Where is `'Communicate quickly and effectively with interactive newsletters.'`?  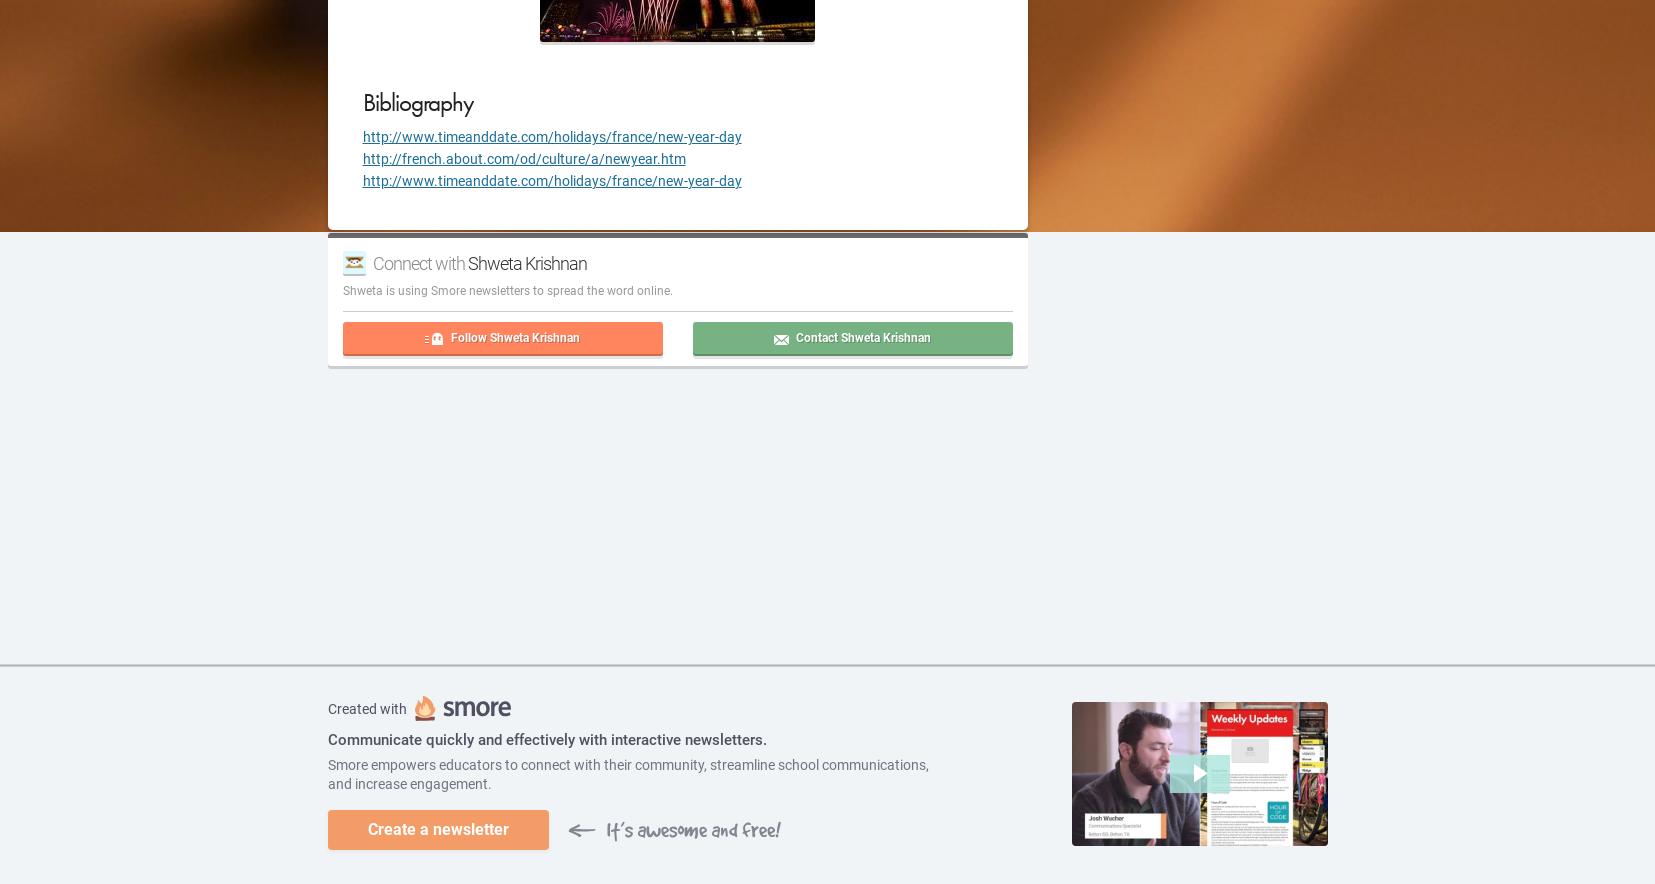 'Communicate quickly and effectively with interactive newsletters.' is located at coordinates (327, 739).